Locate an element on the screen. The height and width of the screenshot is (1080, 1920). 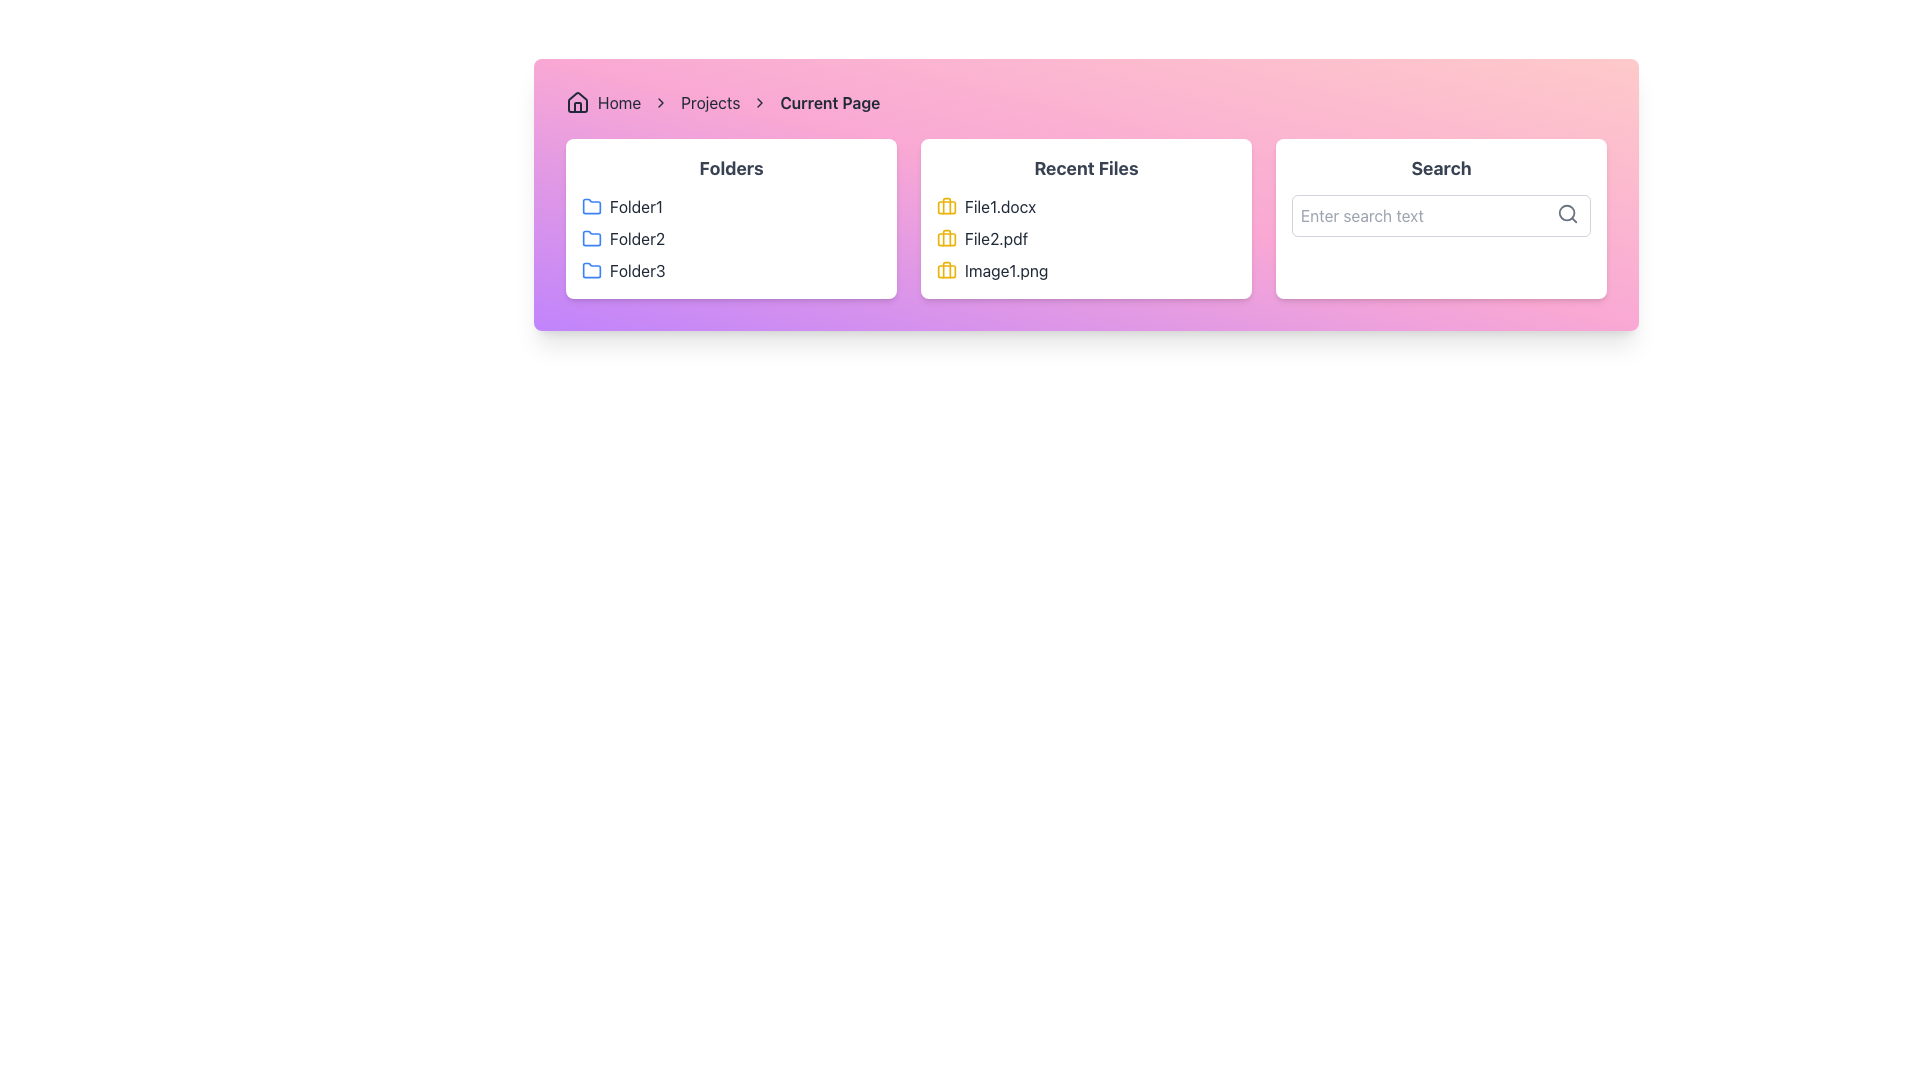
the small stylized home icon located at the leftmost side of the horizontal navigation bar, which resembles a house with a triangular roof and rectangular base is located at coordinates (576, 103).